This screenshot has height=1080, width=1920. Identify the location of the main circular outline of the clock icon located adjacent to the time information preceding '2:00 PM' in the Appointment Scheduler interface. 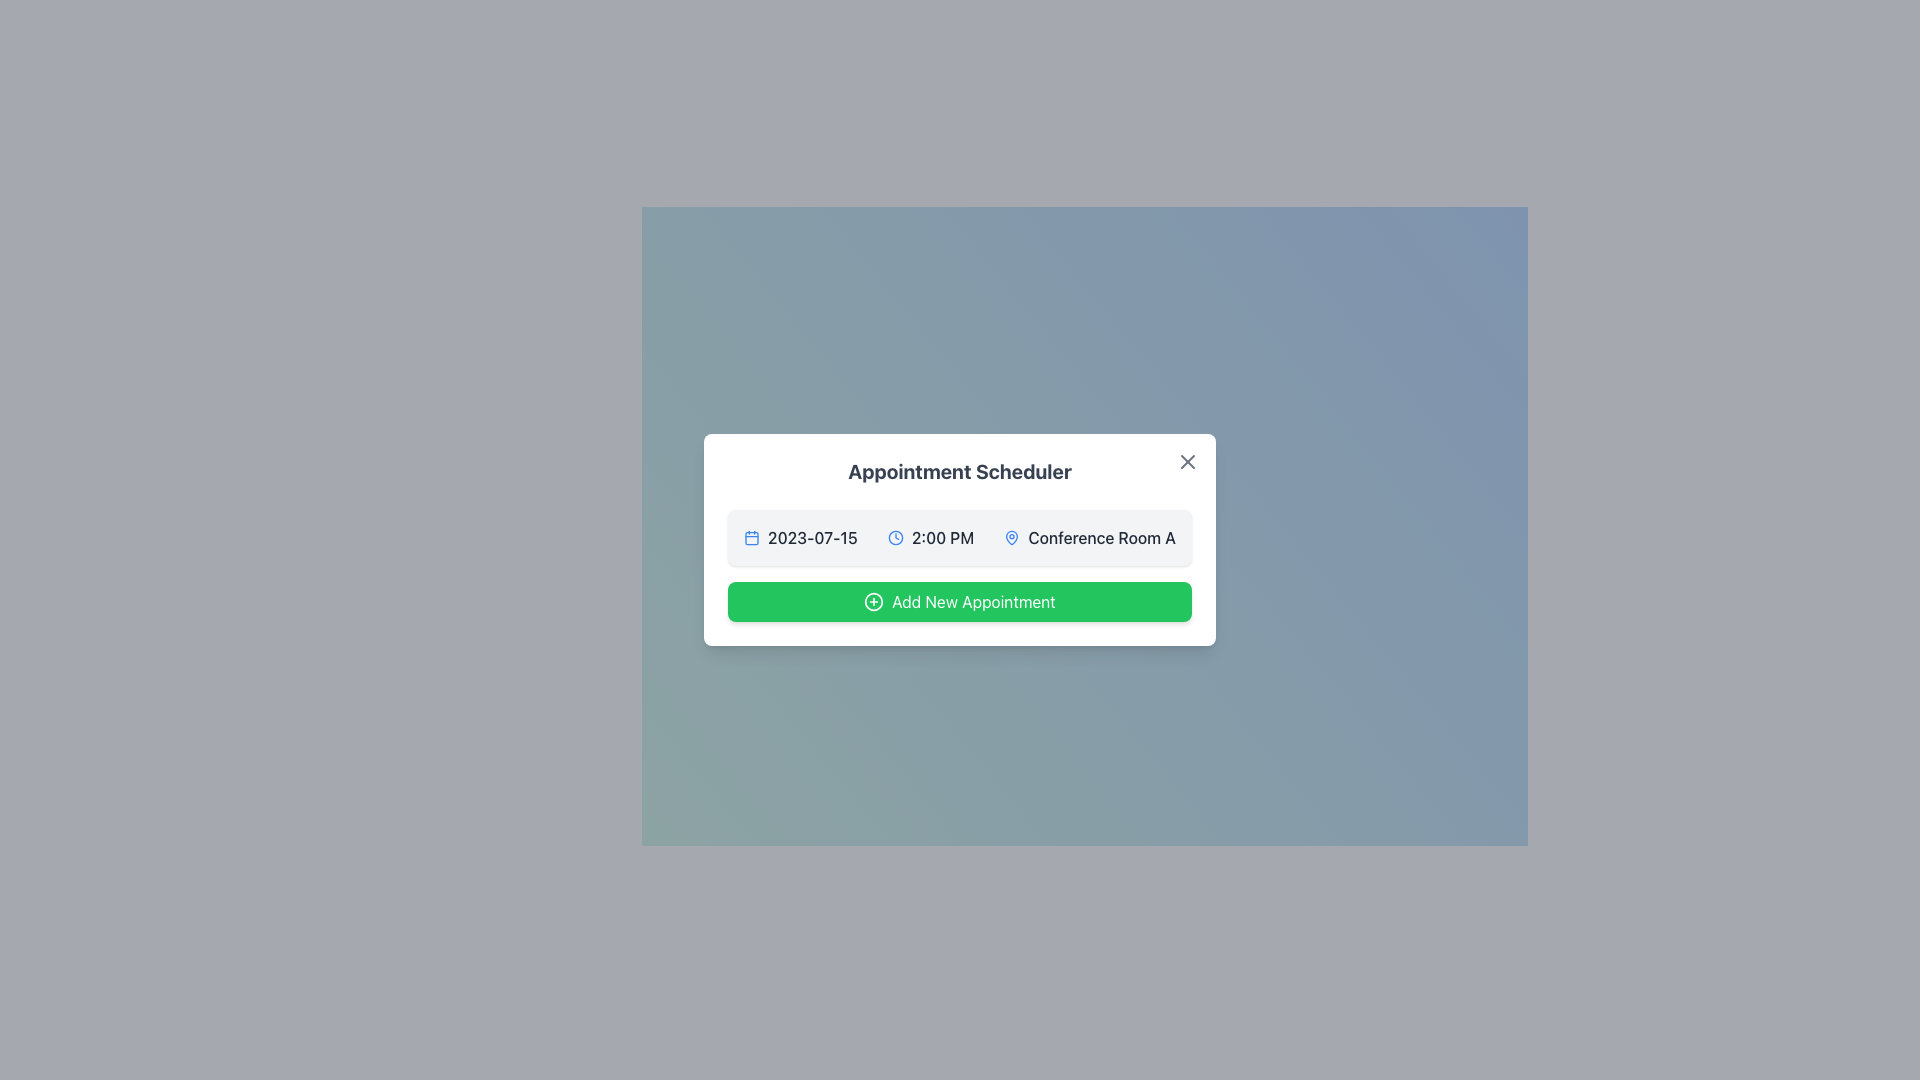
(894, 536).